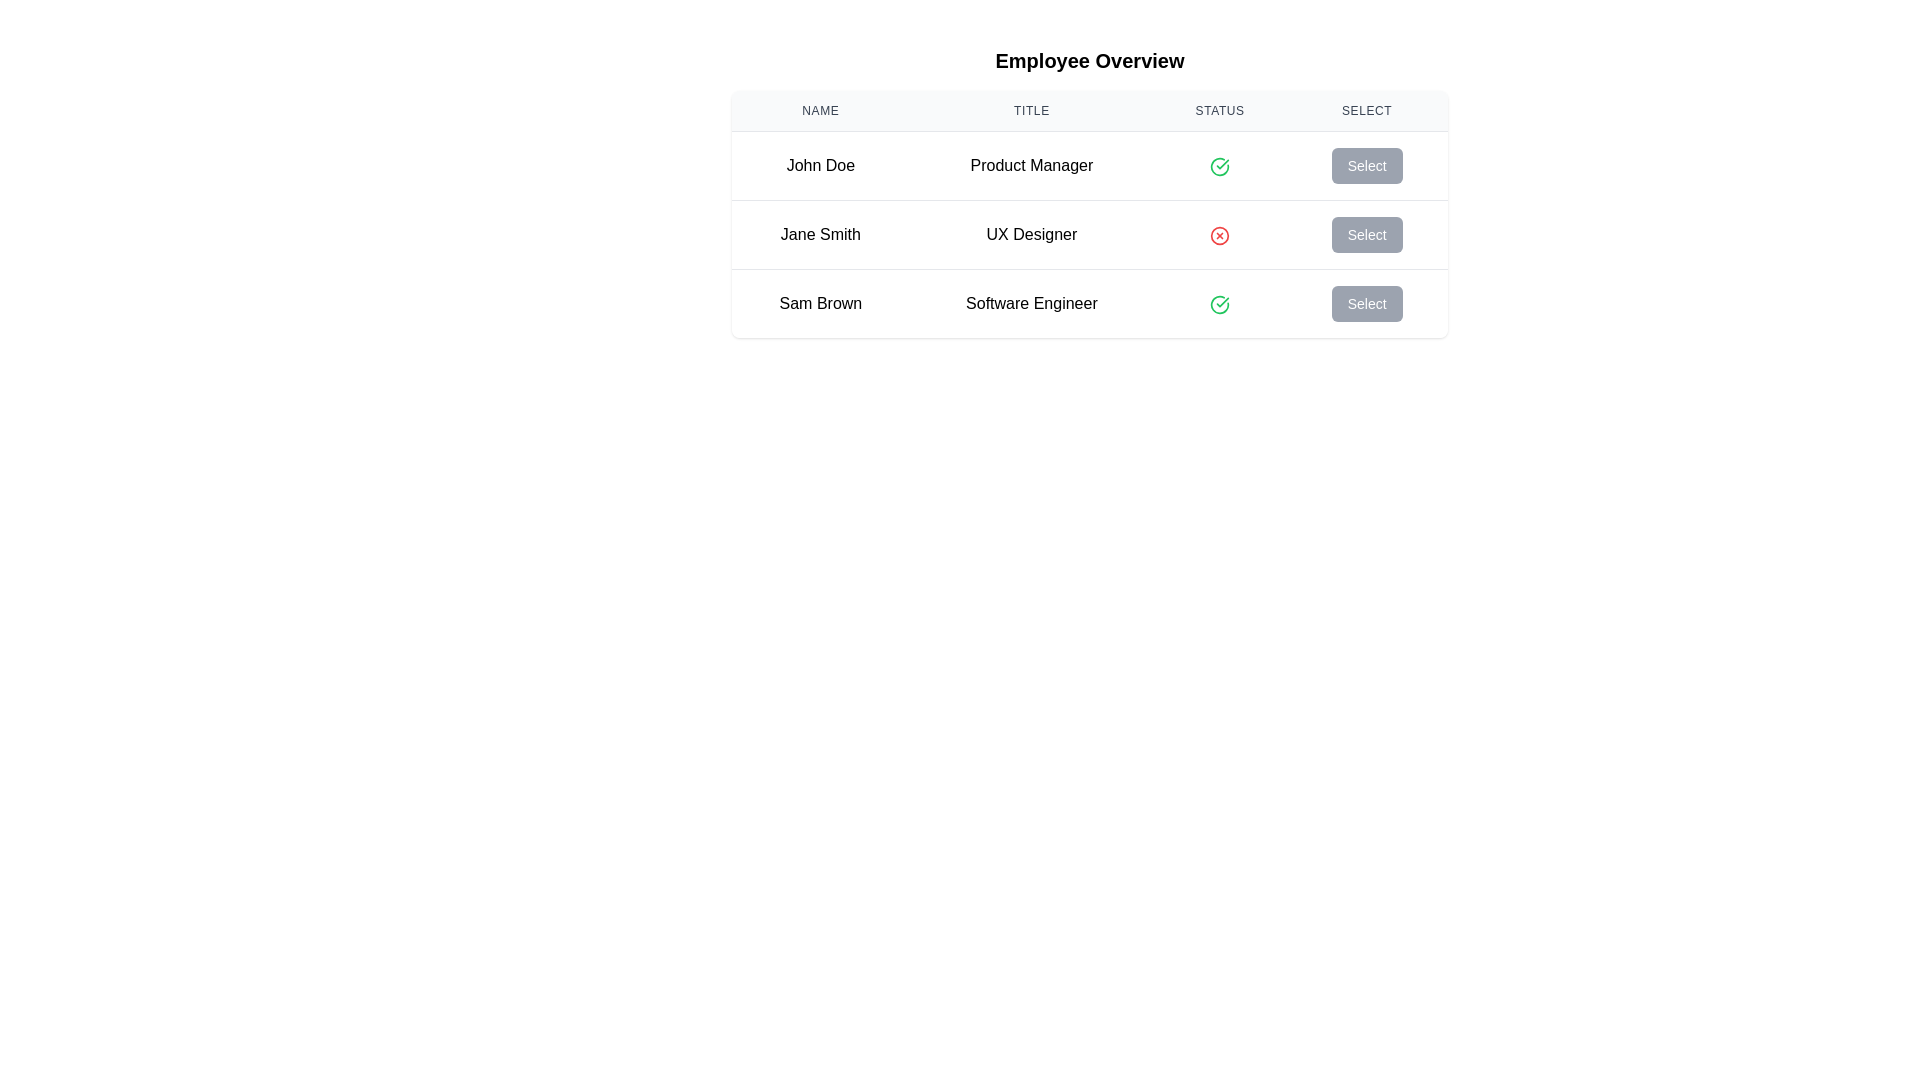  I want to click on the text and status icon within the second row of the employee table, which displays 'Jane Smith UX Designer', so click(1088, 233).